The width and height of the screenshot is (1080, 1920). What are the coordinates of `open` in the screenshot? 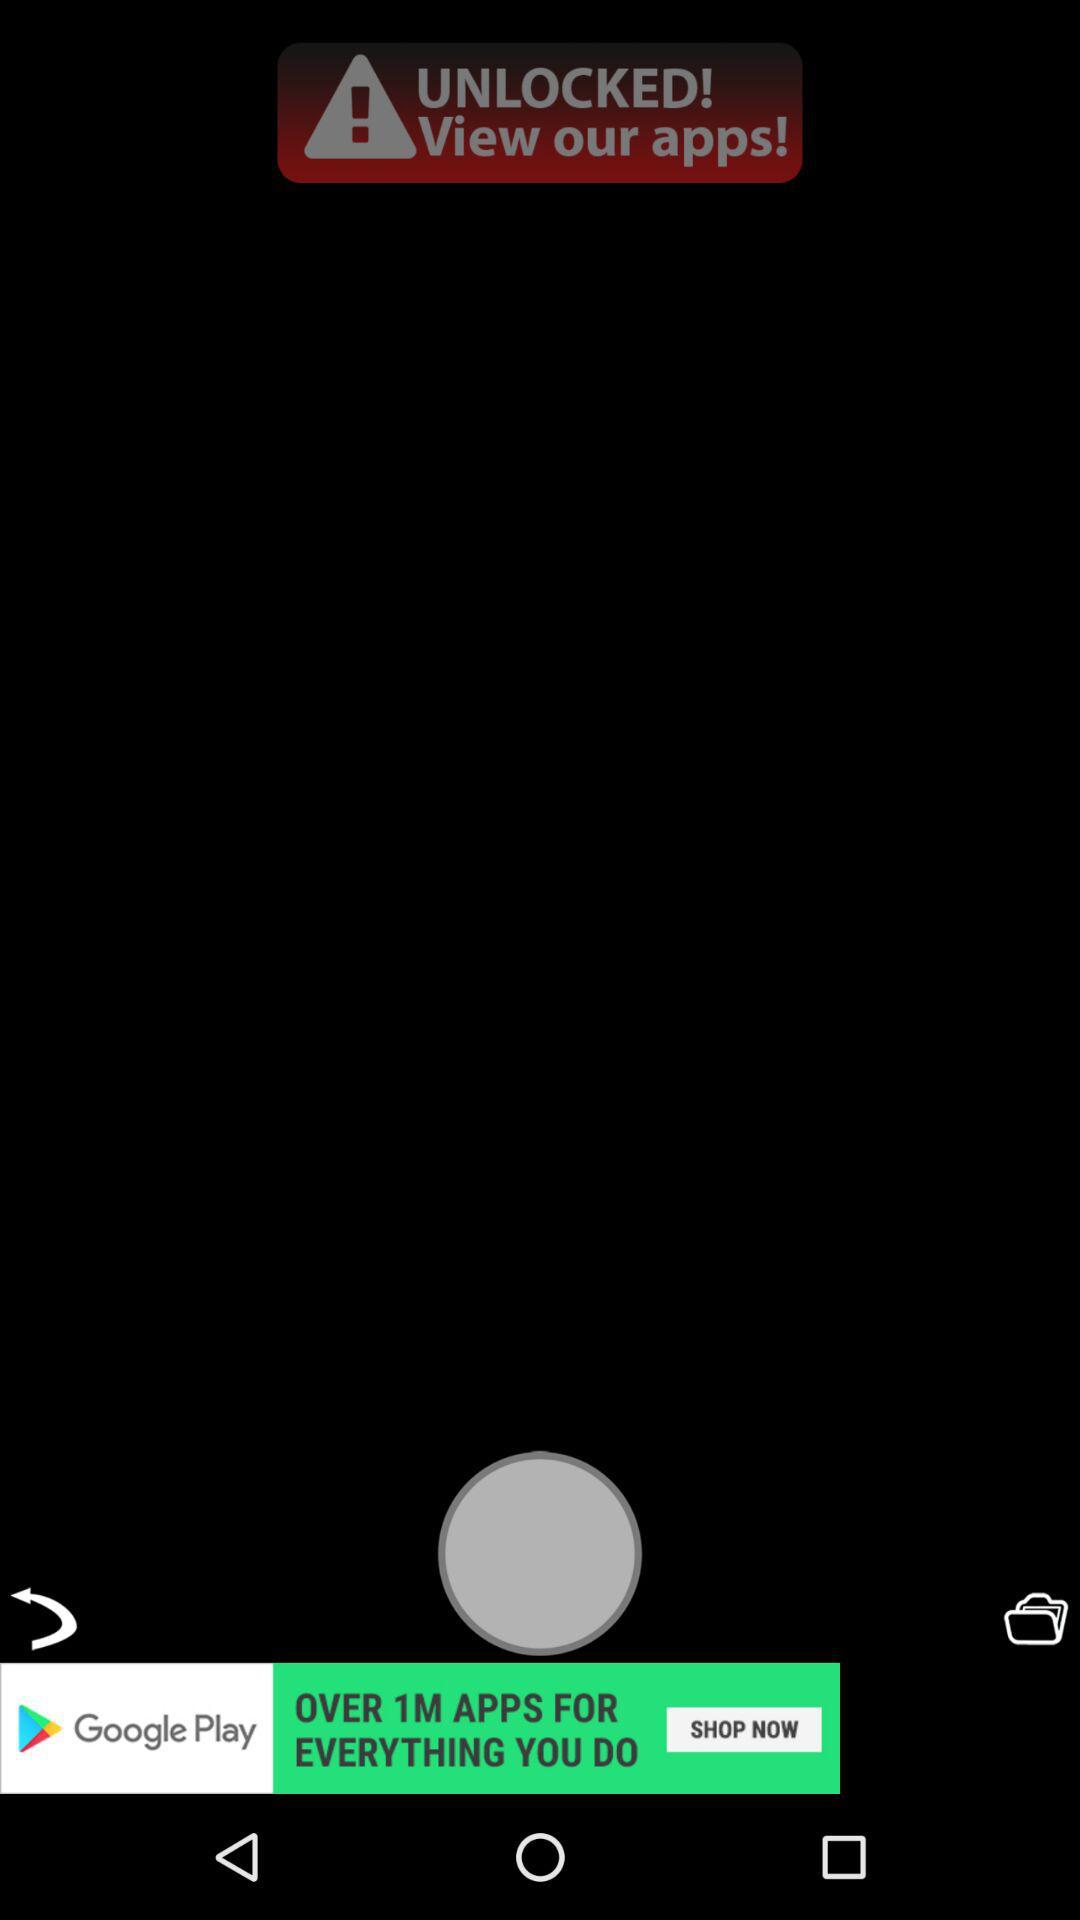 It's located at (1035, 1618).